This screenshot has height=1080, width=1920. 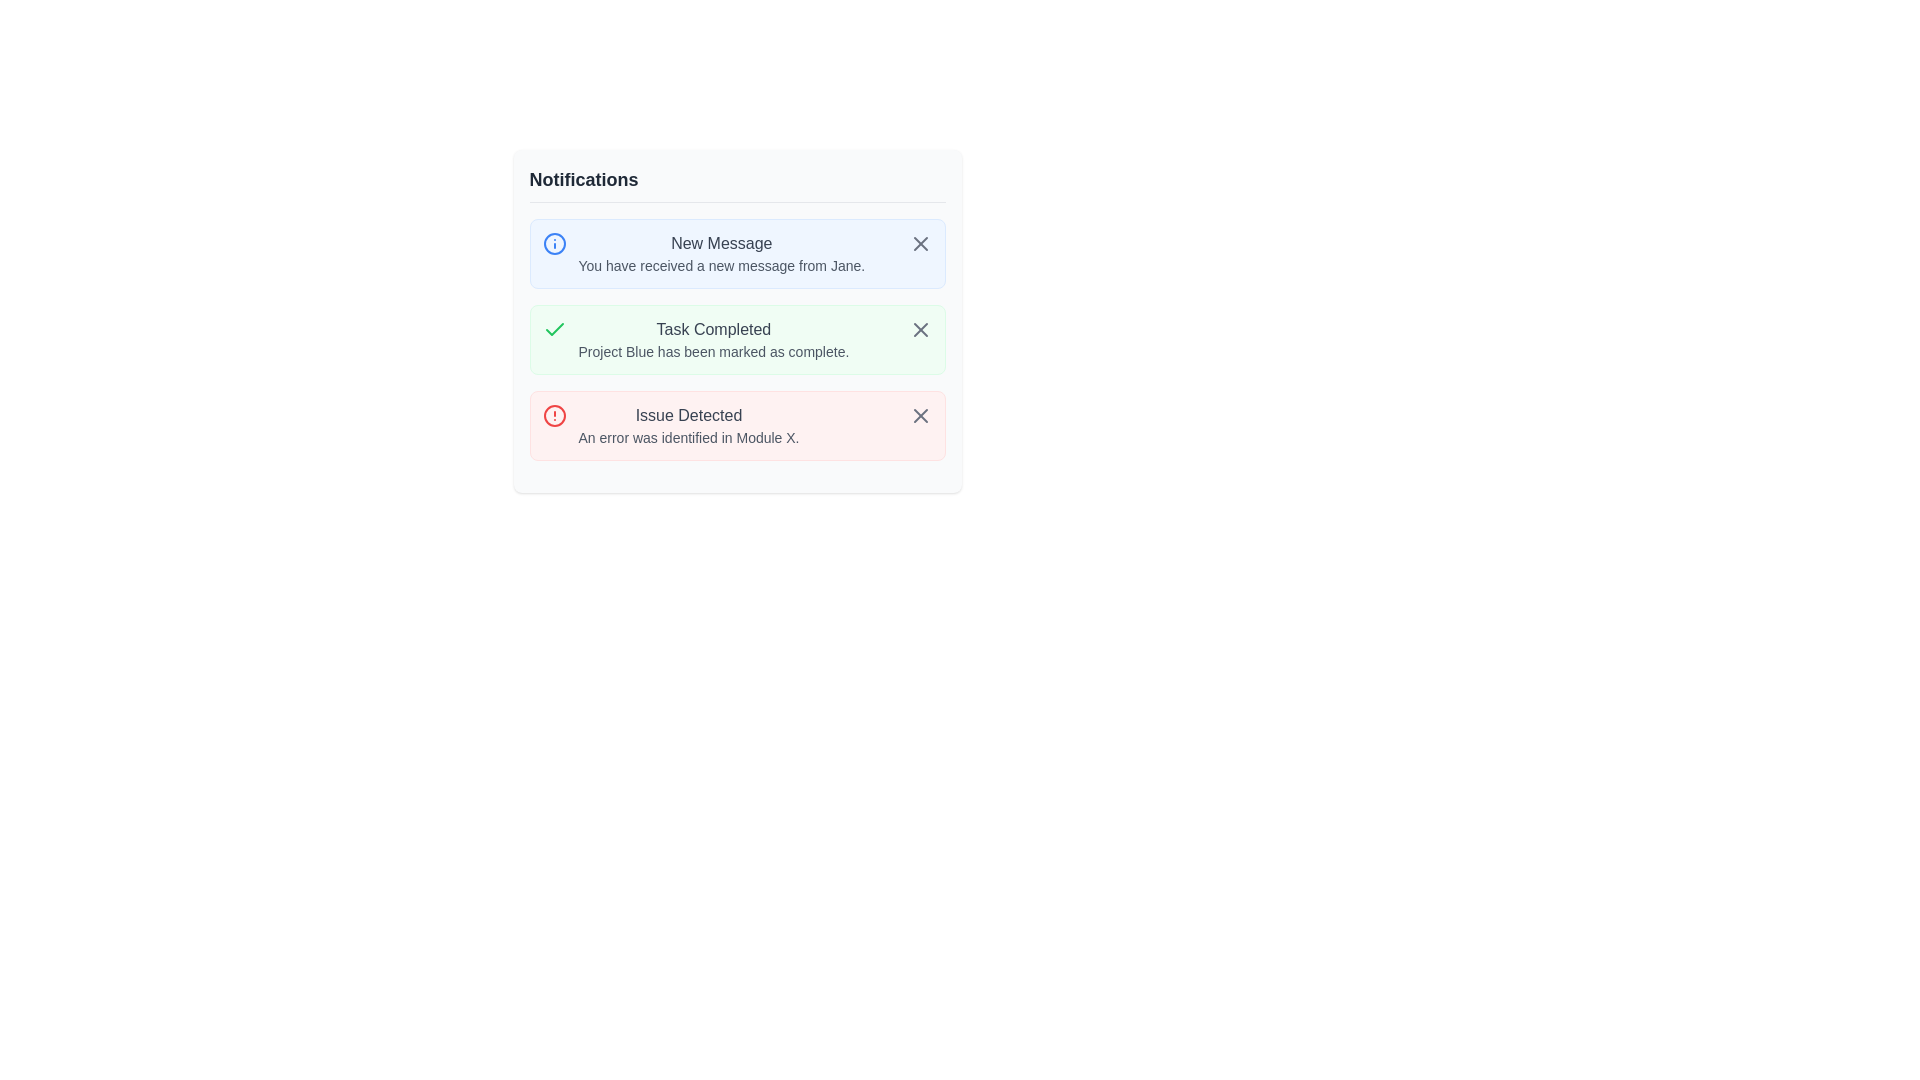 What do you see at coordinates (554, 328) in the screenshot?
I see `the completion icon located inside the green notification labeled 'Task Completed', positioned to the left of the text content` at bounding box center [554, 328].